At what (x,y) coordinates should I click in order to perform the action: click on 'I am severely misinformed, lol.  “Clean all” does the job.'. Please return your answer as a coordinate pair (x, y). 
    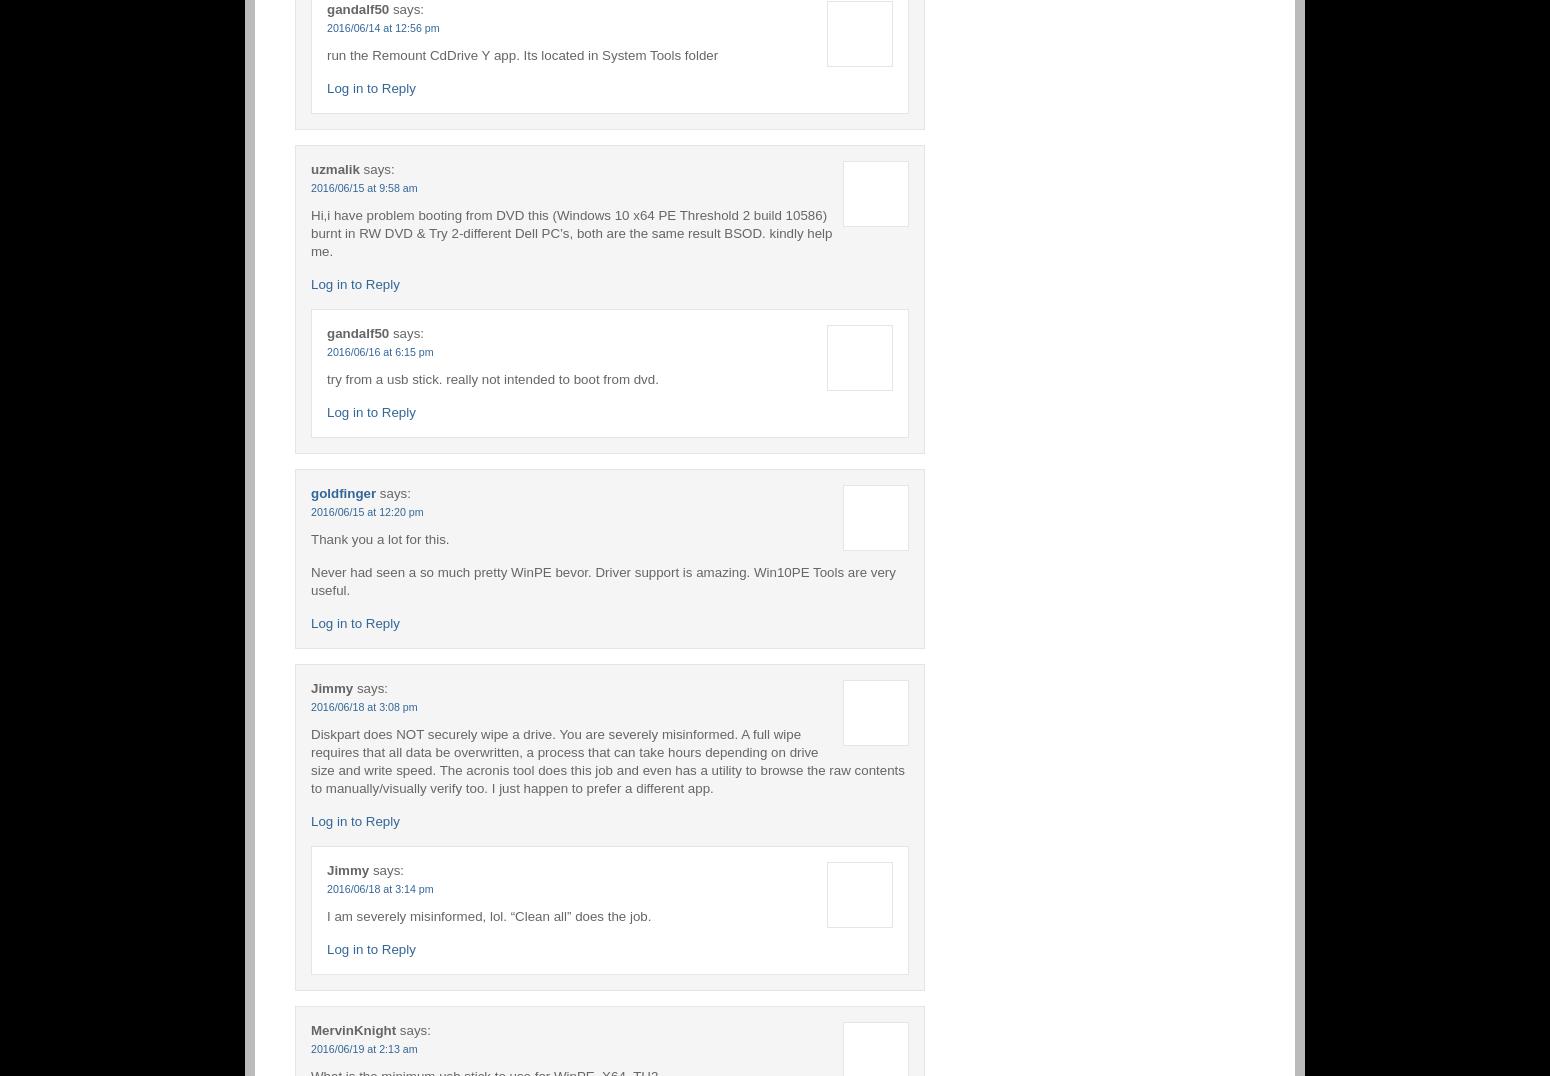
    Looking at the image, I should click on (488, 914).